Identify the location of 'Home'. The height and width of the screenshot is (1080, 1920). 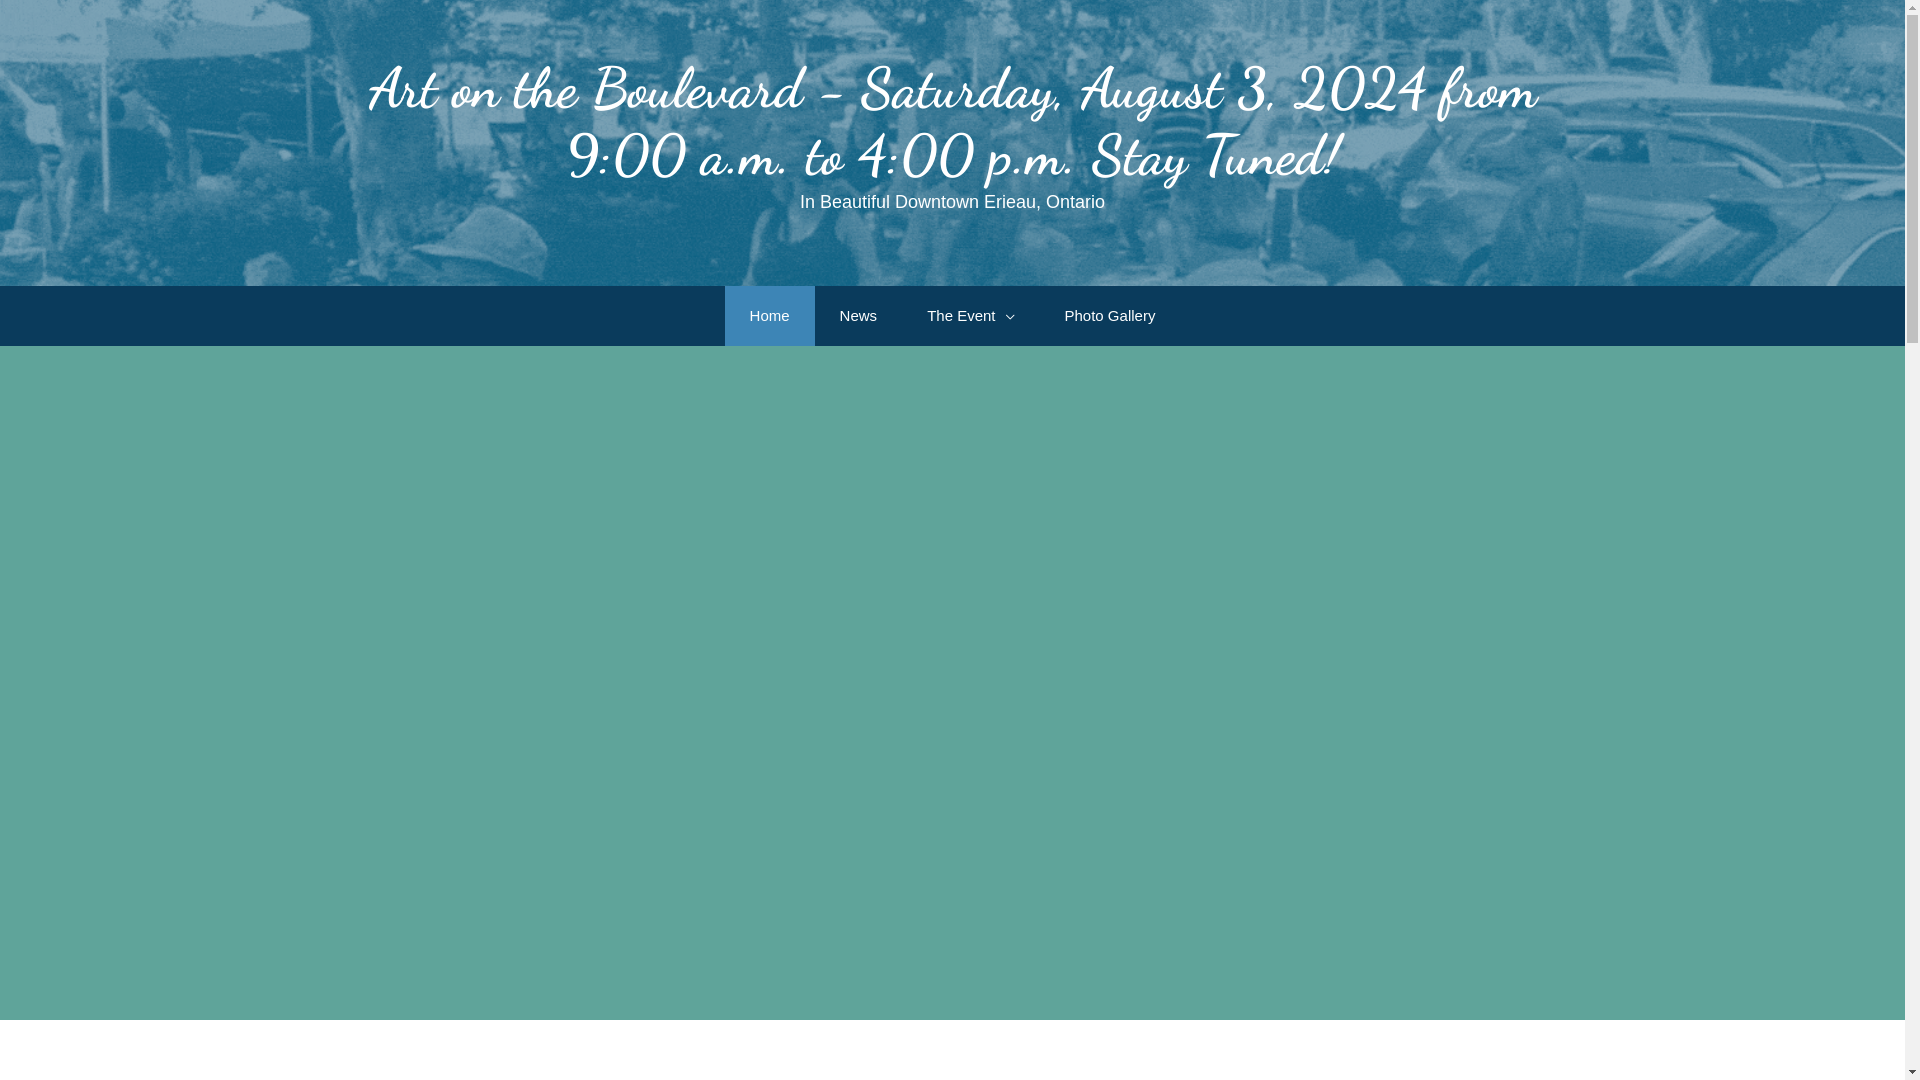
(768, 315).